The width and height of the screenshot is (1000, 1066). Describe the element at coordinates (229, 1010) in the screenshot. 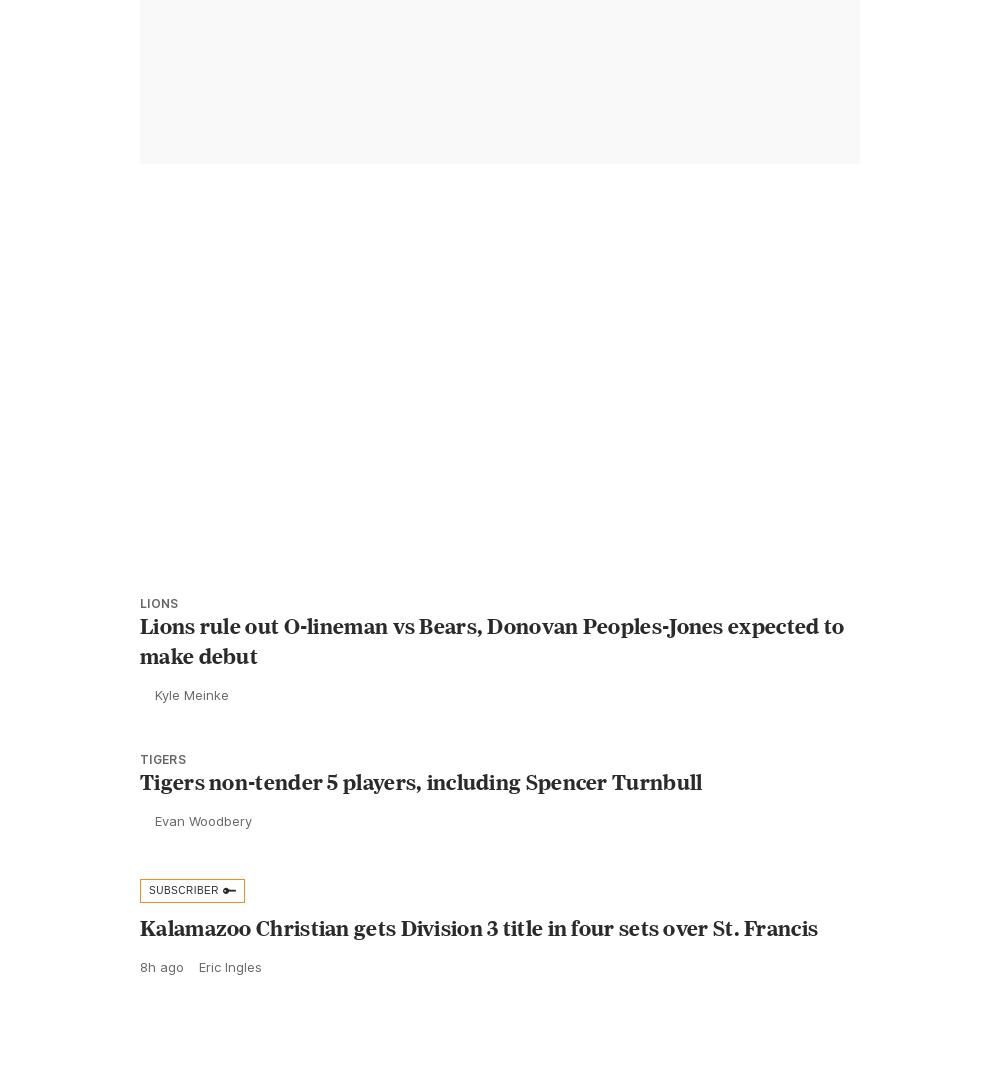

I see `'Eric Ingles'` at that location.